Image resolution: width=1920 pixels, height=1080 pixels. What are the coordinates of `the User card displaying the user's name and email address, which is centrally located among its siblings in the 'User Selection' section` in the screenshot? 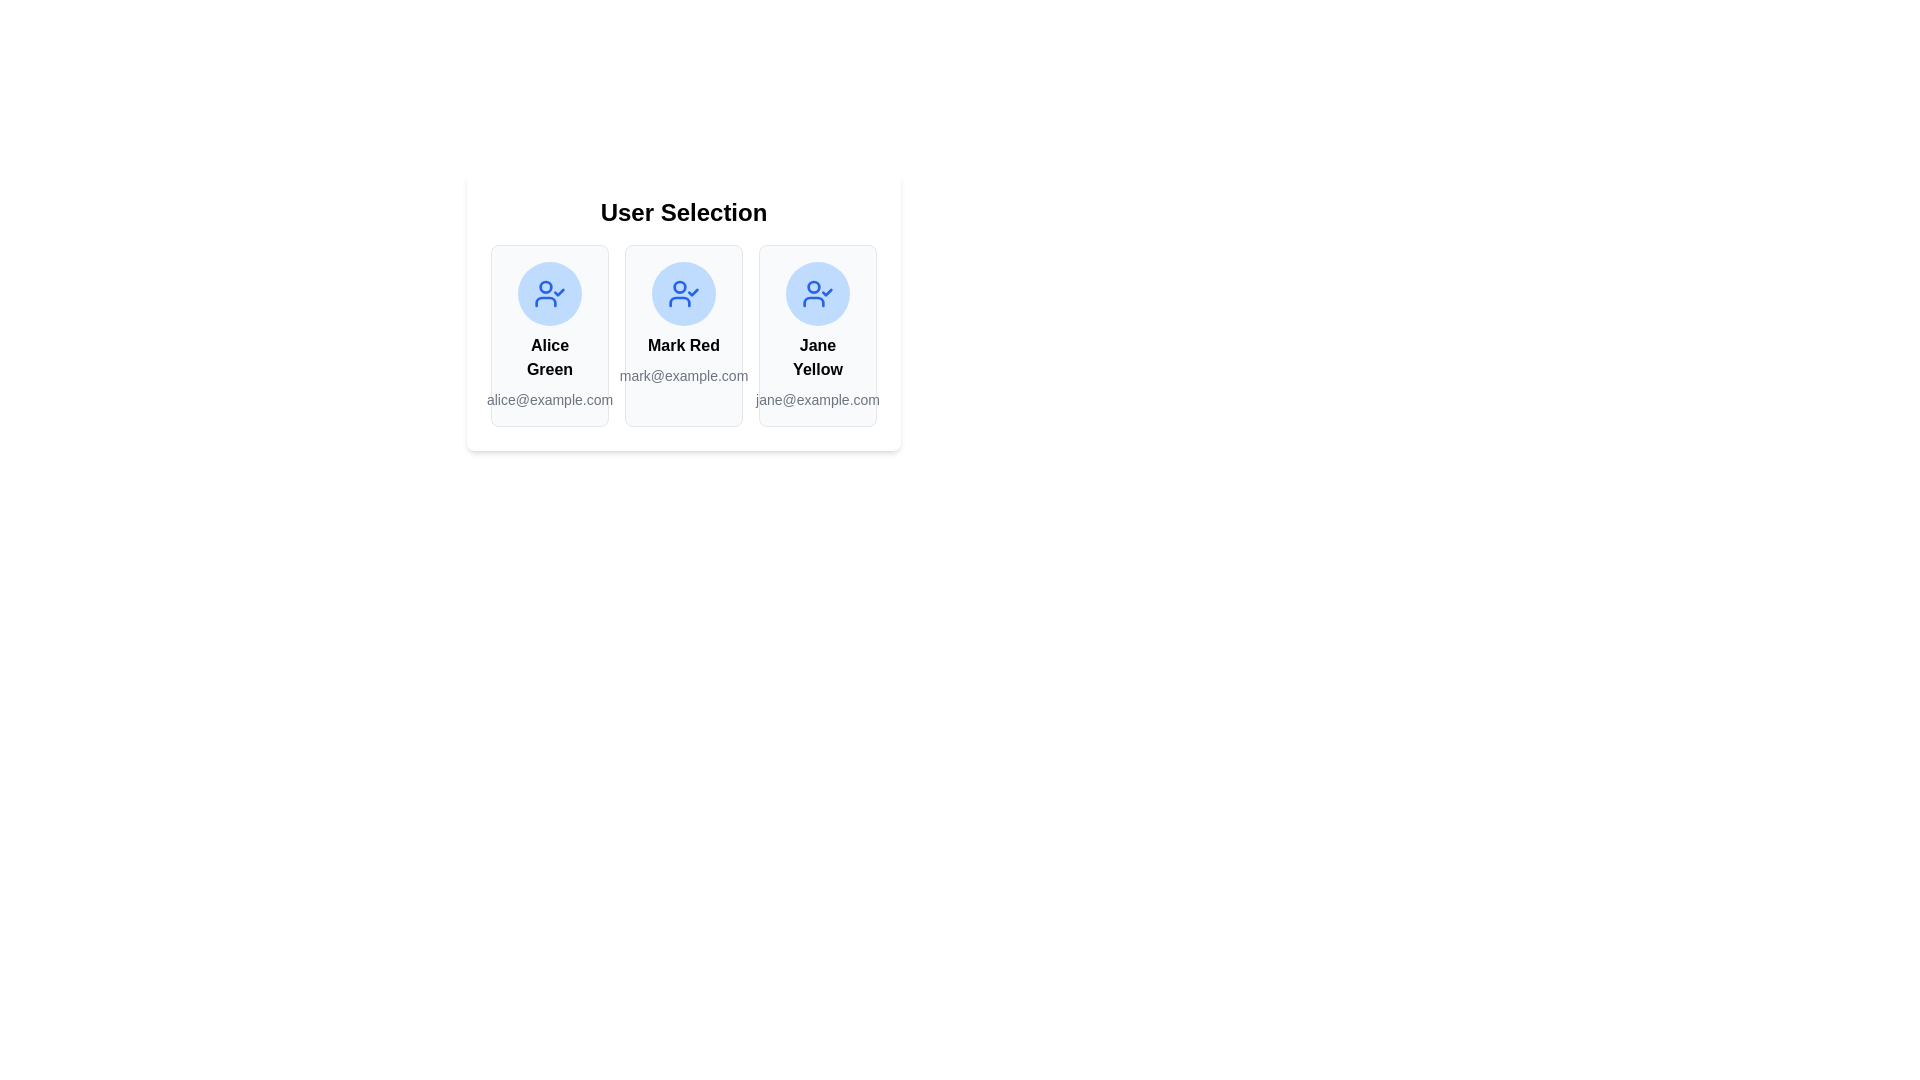 It's located at (684, 312).